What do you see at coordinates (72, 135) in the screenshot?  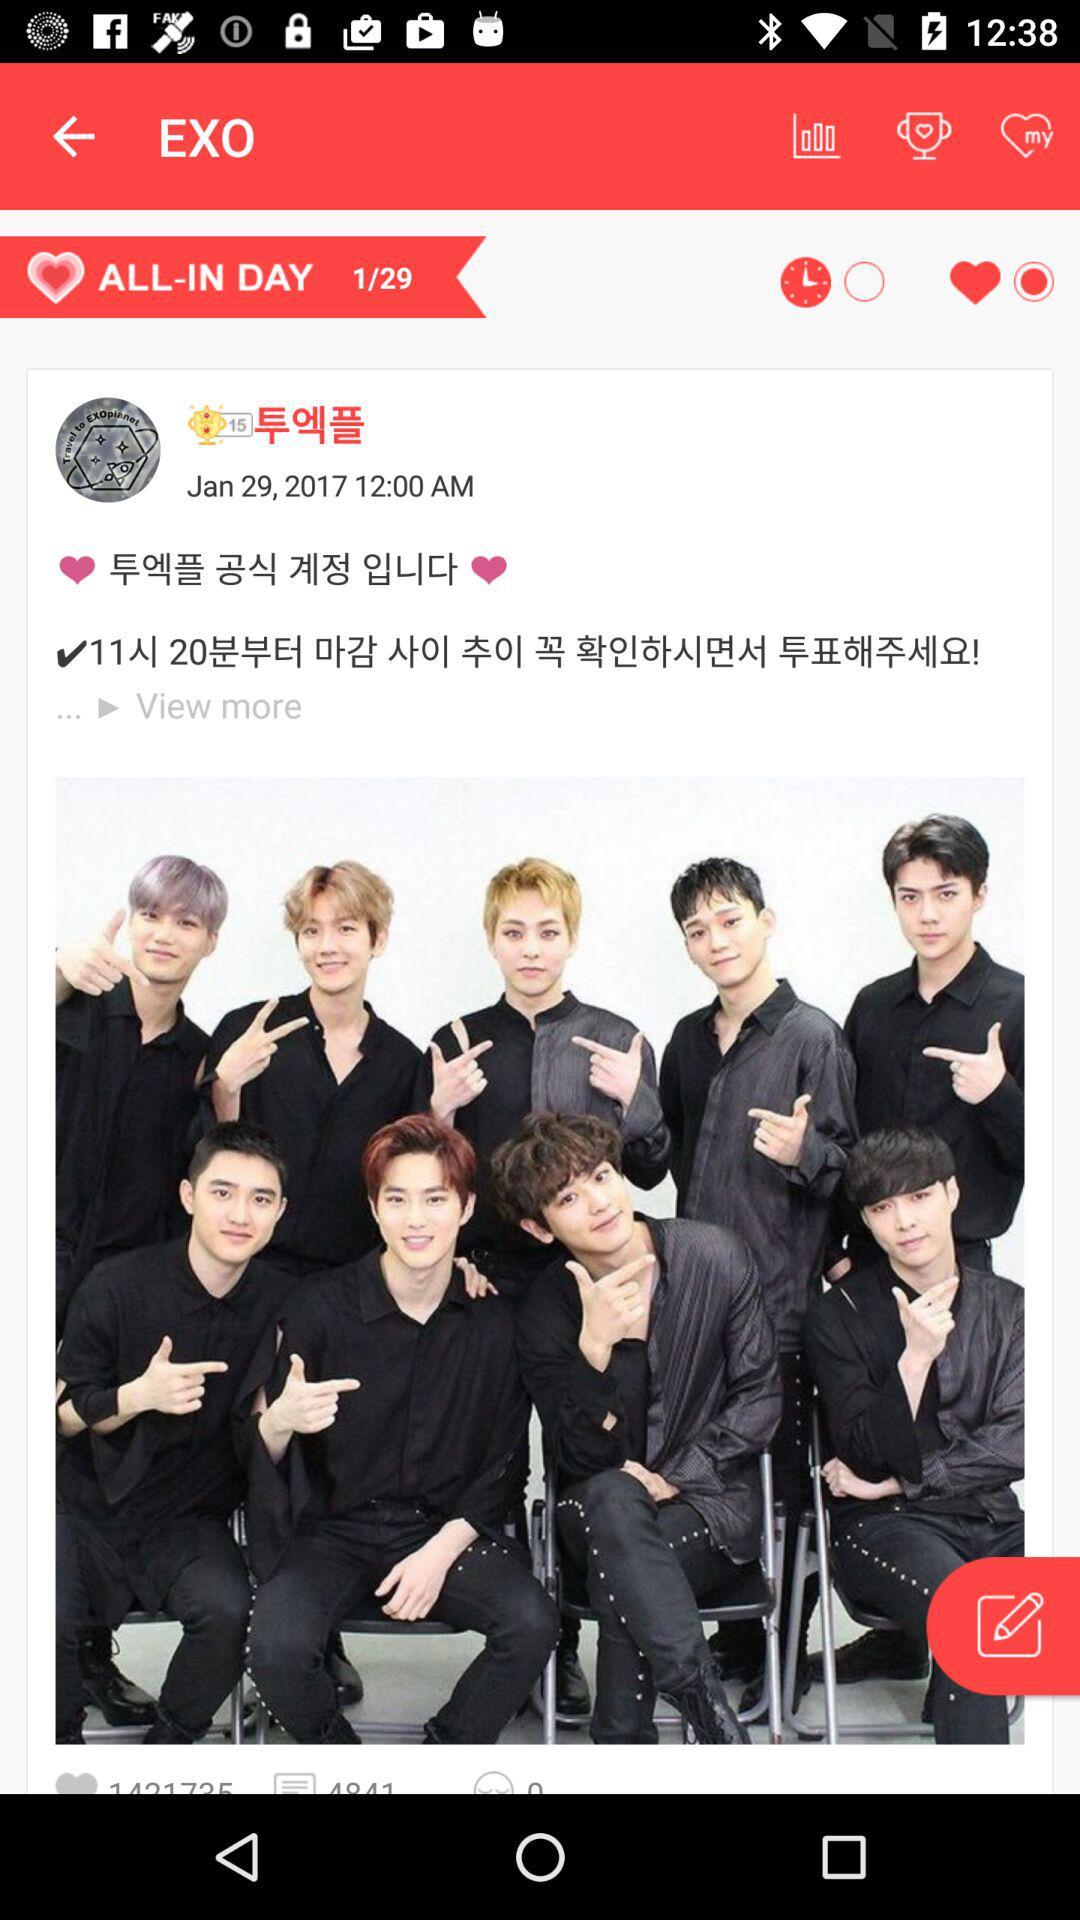 I see `the item above the 1/29 item` at bounding box center [72, 135].